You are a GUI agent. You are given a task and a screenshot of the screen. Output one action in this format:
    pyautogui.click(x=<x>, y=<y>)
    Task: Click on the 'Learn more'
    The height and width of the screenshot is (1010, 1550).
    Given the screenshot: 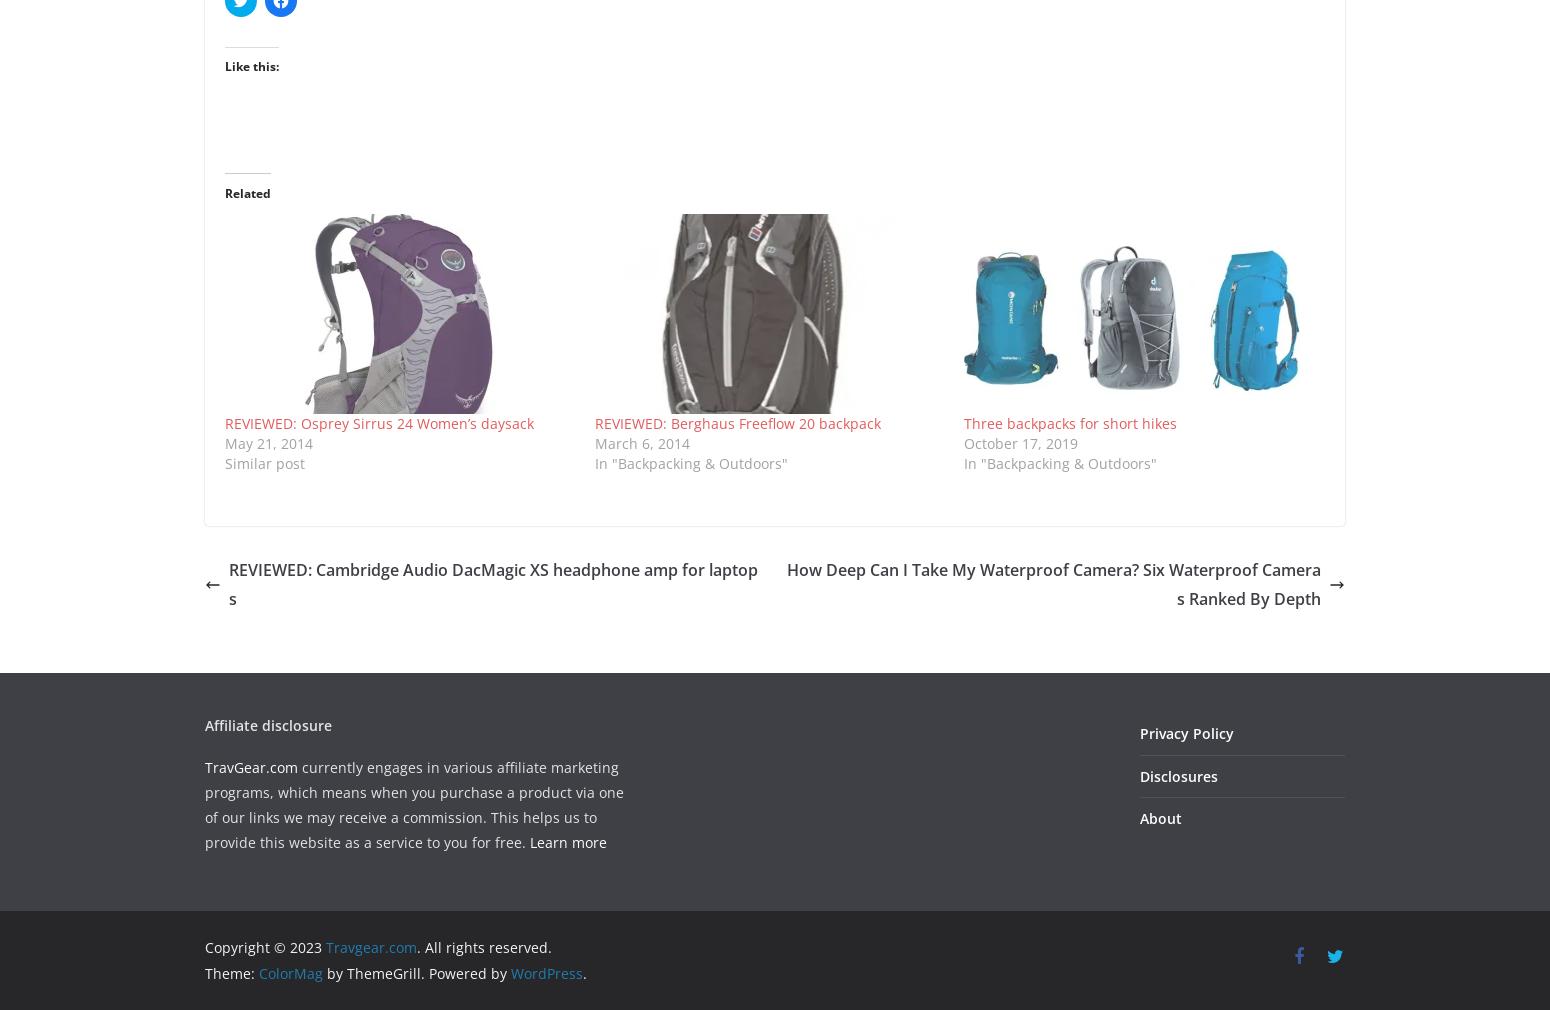 What is the action you would take?
    pyautogui.click(x=568, y=842)
    